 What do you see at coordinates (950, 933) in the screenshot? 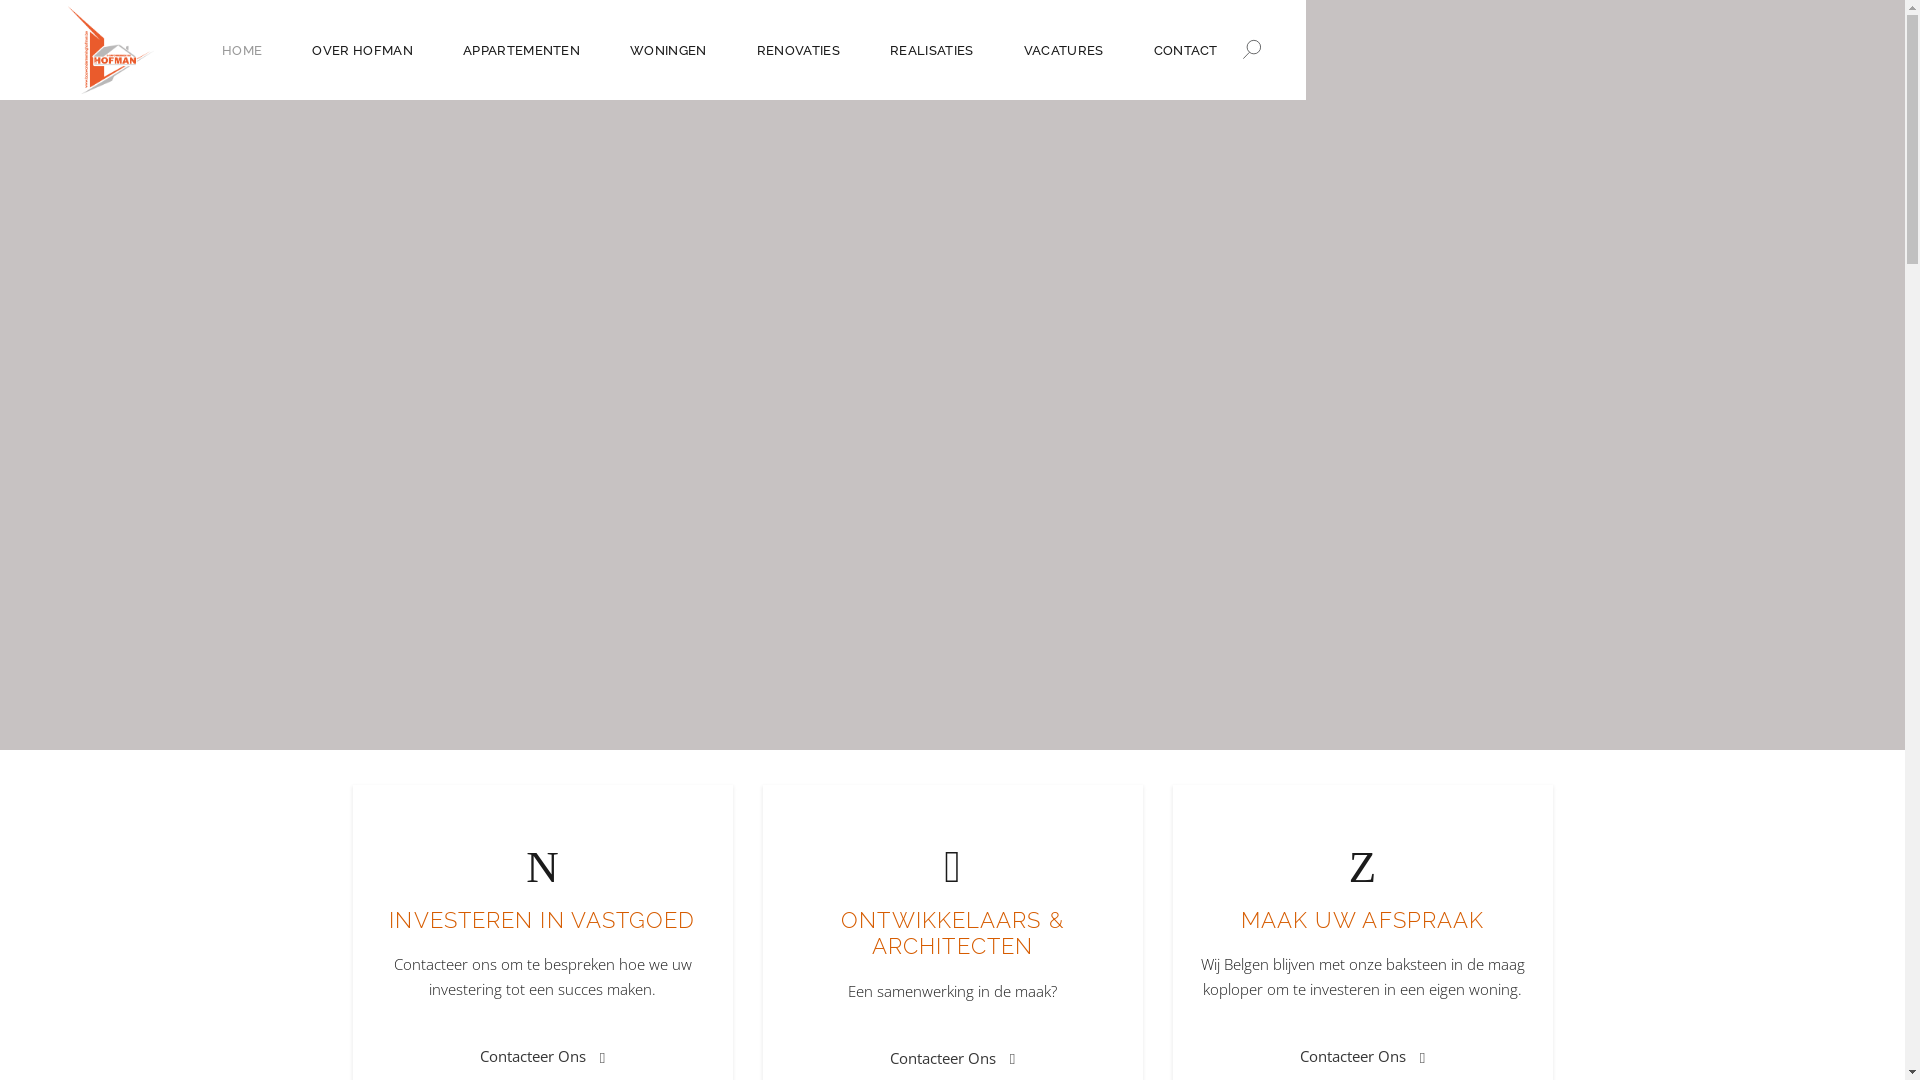
I see `'ONTWIKKELAARS & ARCHITECTEN'` at bounding box center [950, 933].